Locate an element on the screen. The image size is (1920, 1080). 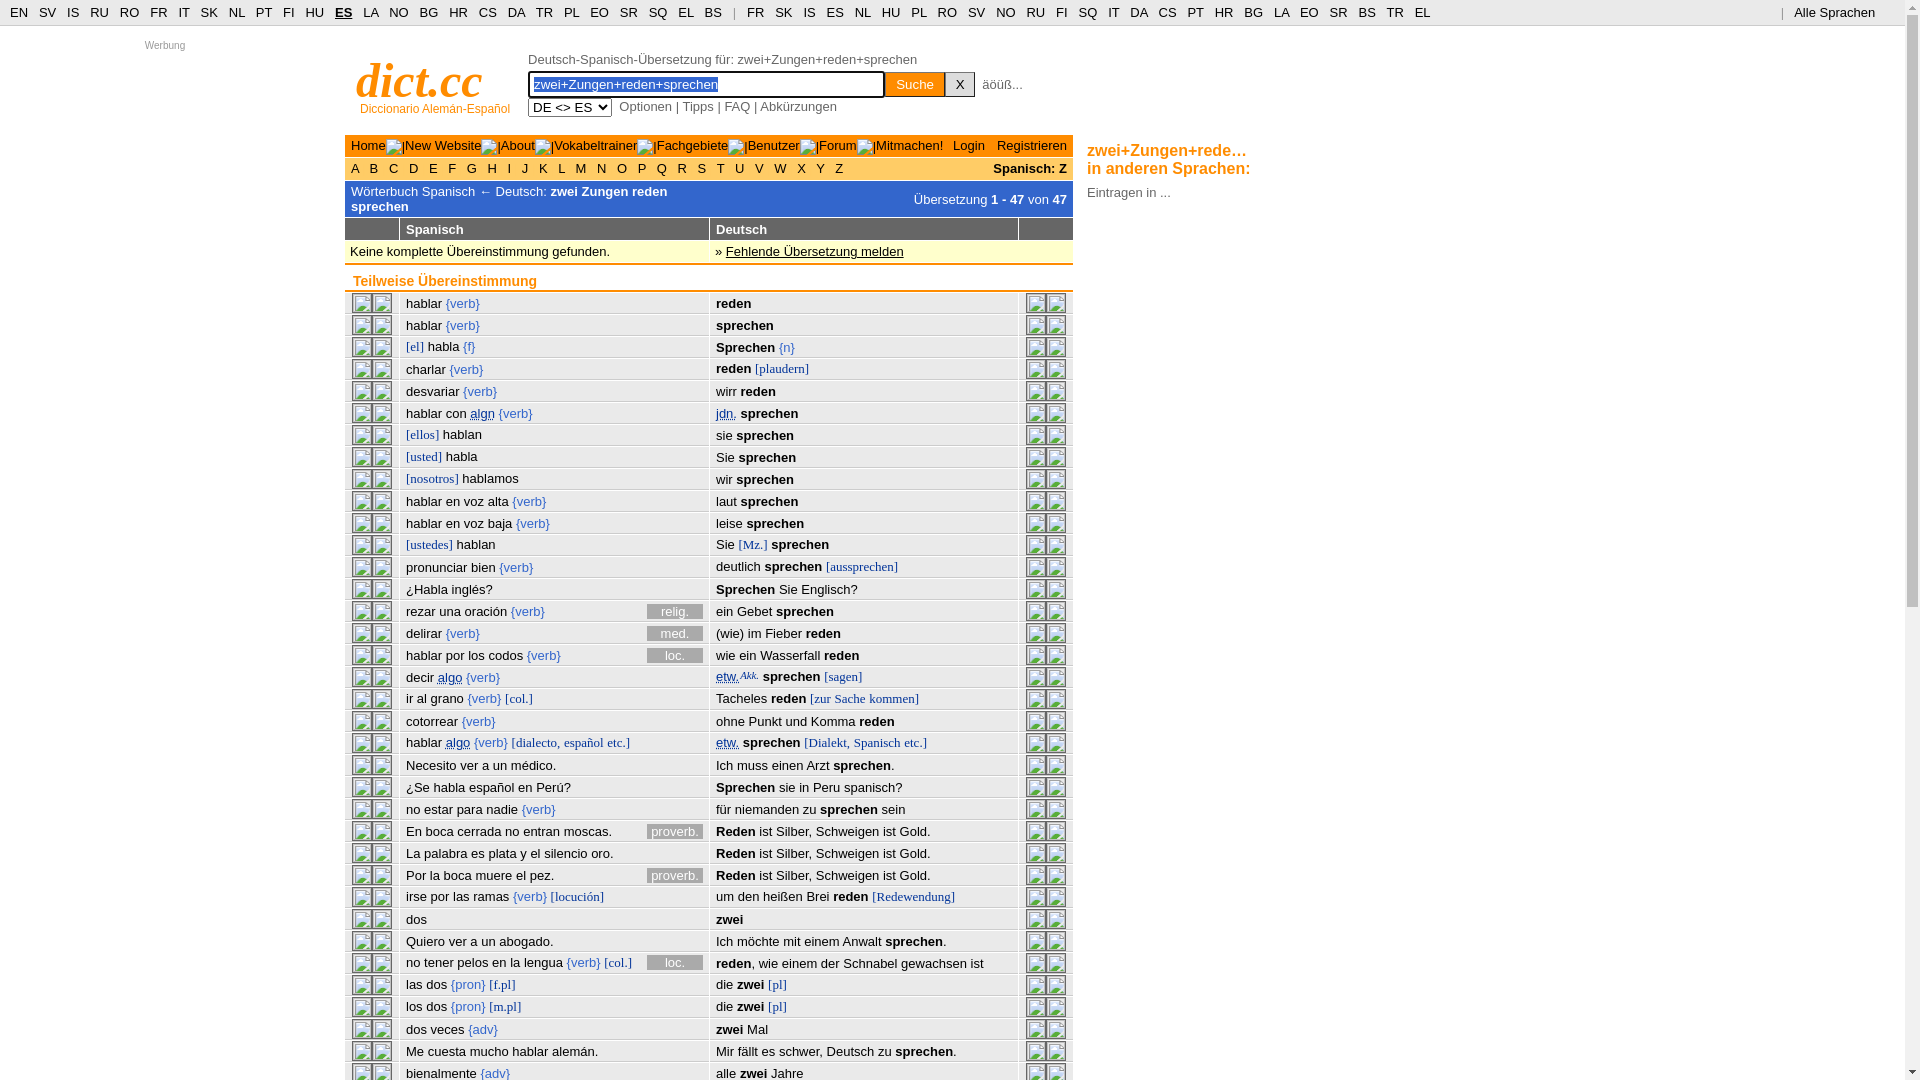
'ist' is located at coordinates (977, 962).